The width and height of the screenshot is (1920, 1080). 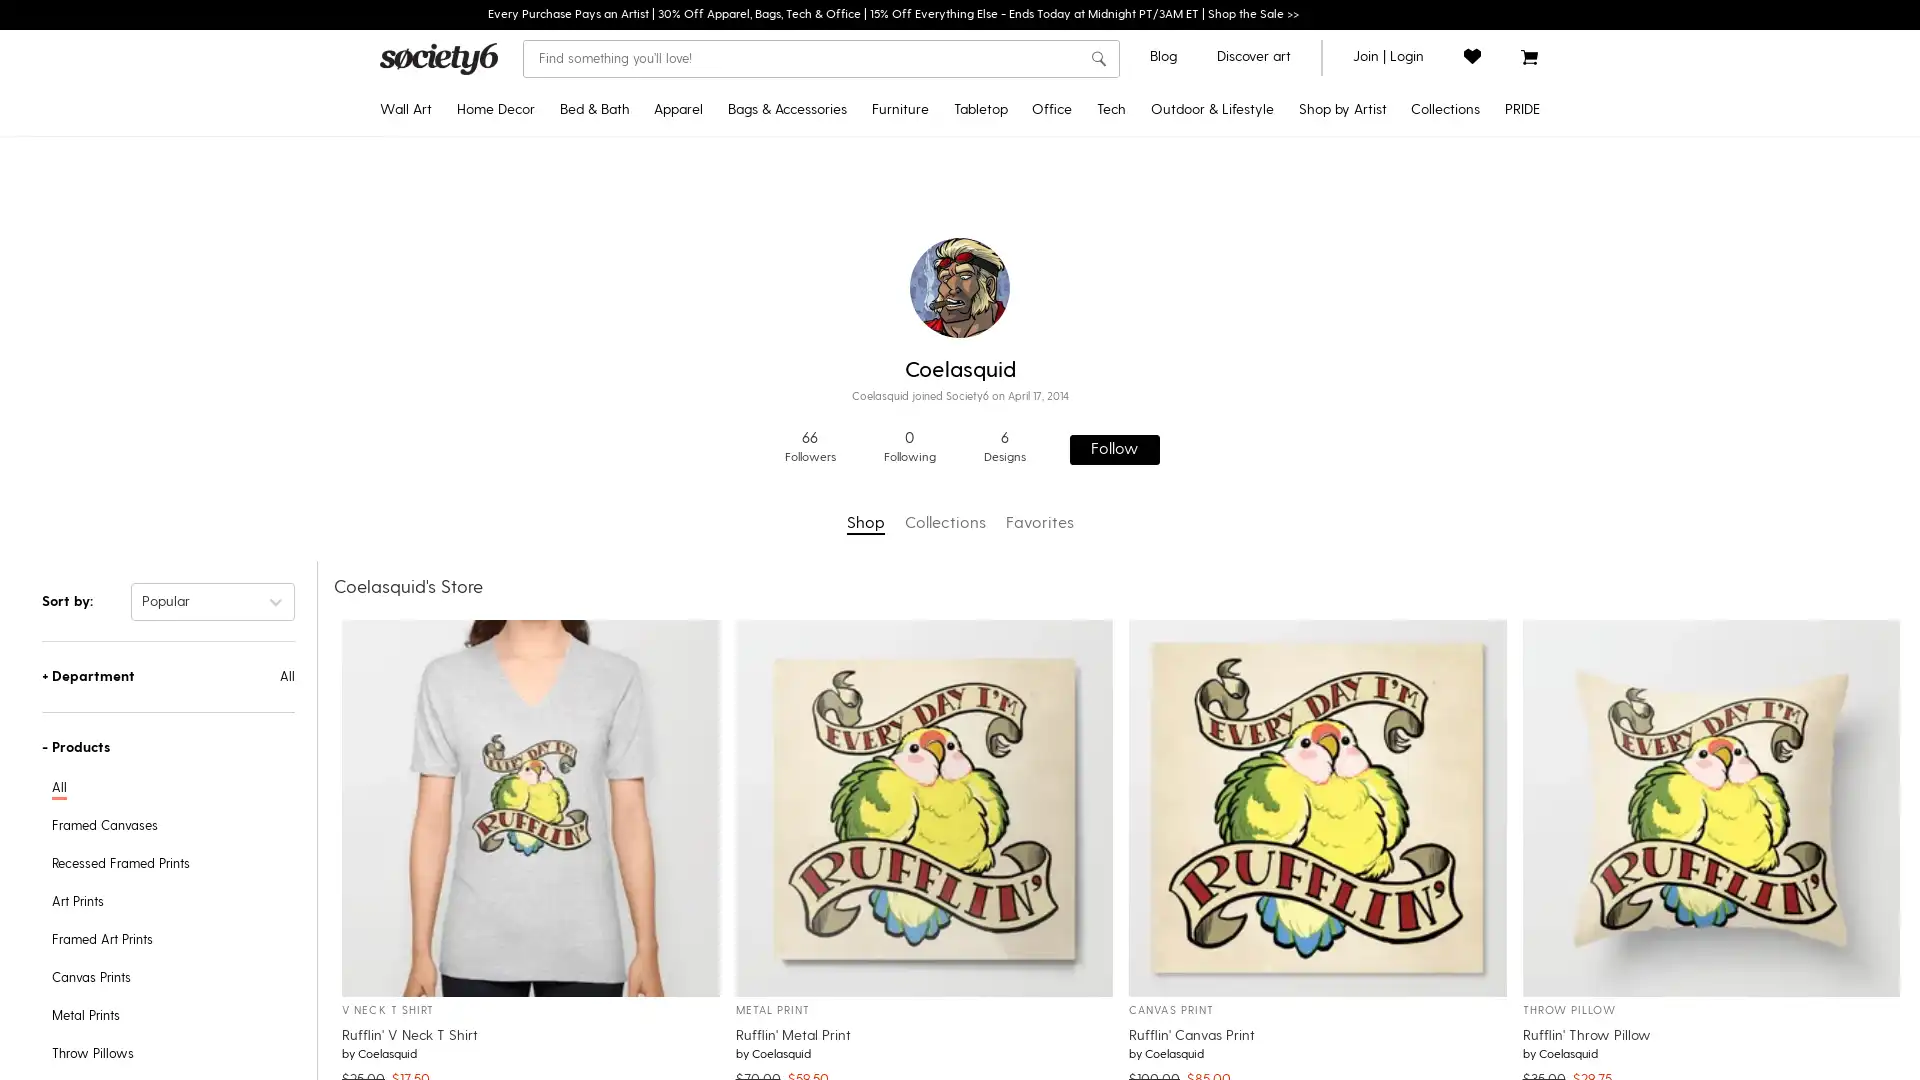 What do you see at coordinates (1070, 57) in the screenshot?
I see `Clear search` at bounding box center [1070, 57].